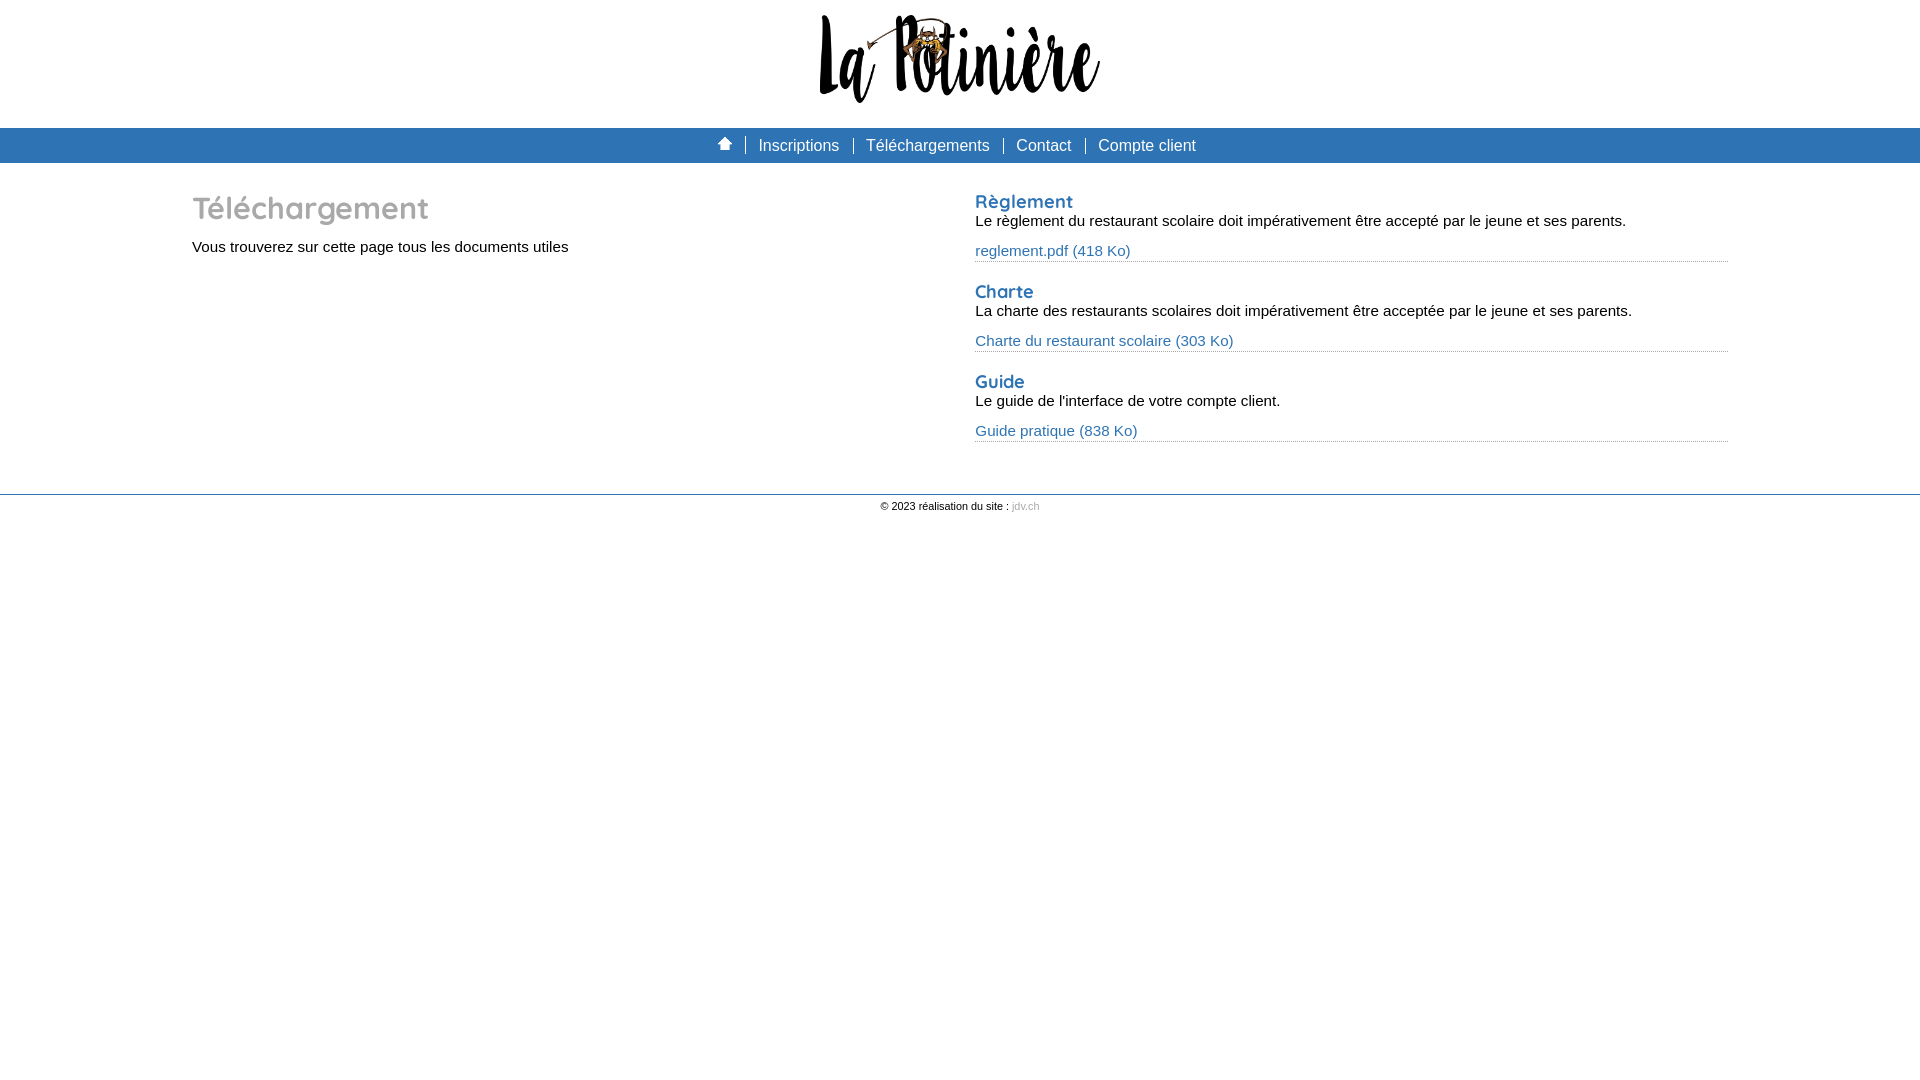  I want to click on 'Contact', so click(1042, 144).